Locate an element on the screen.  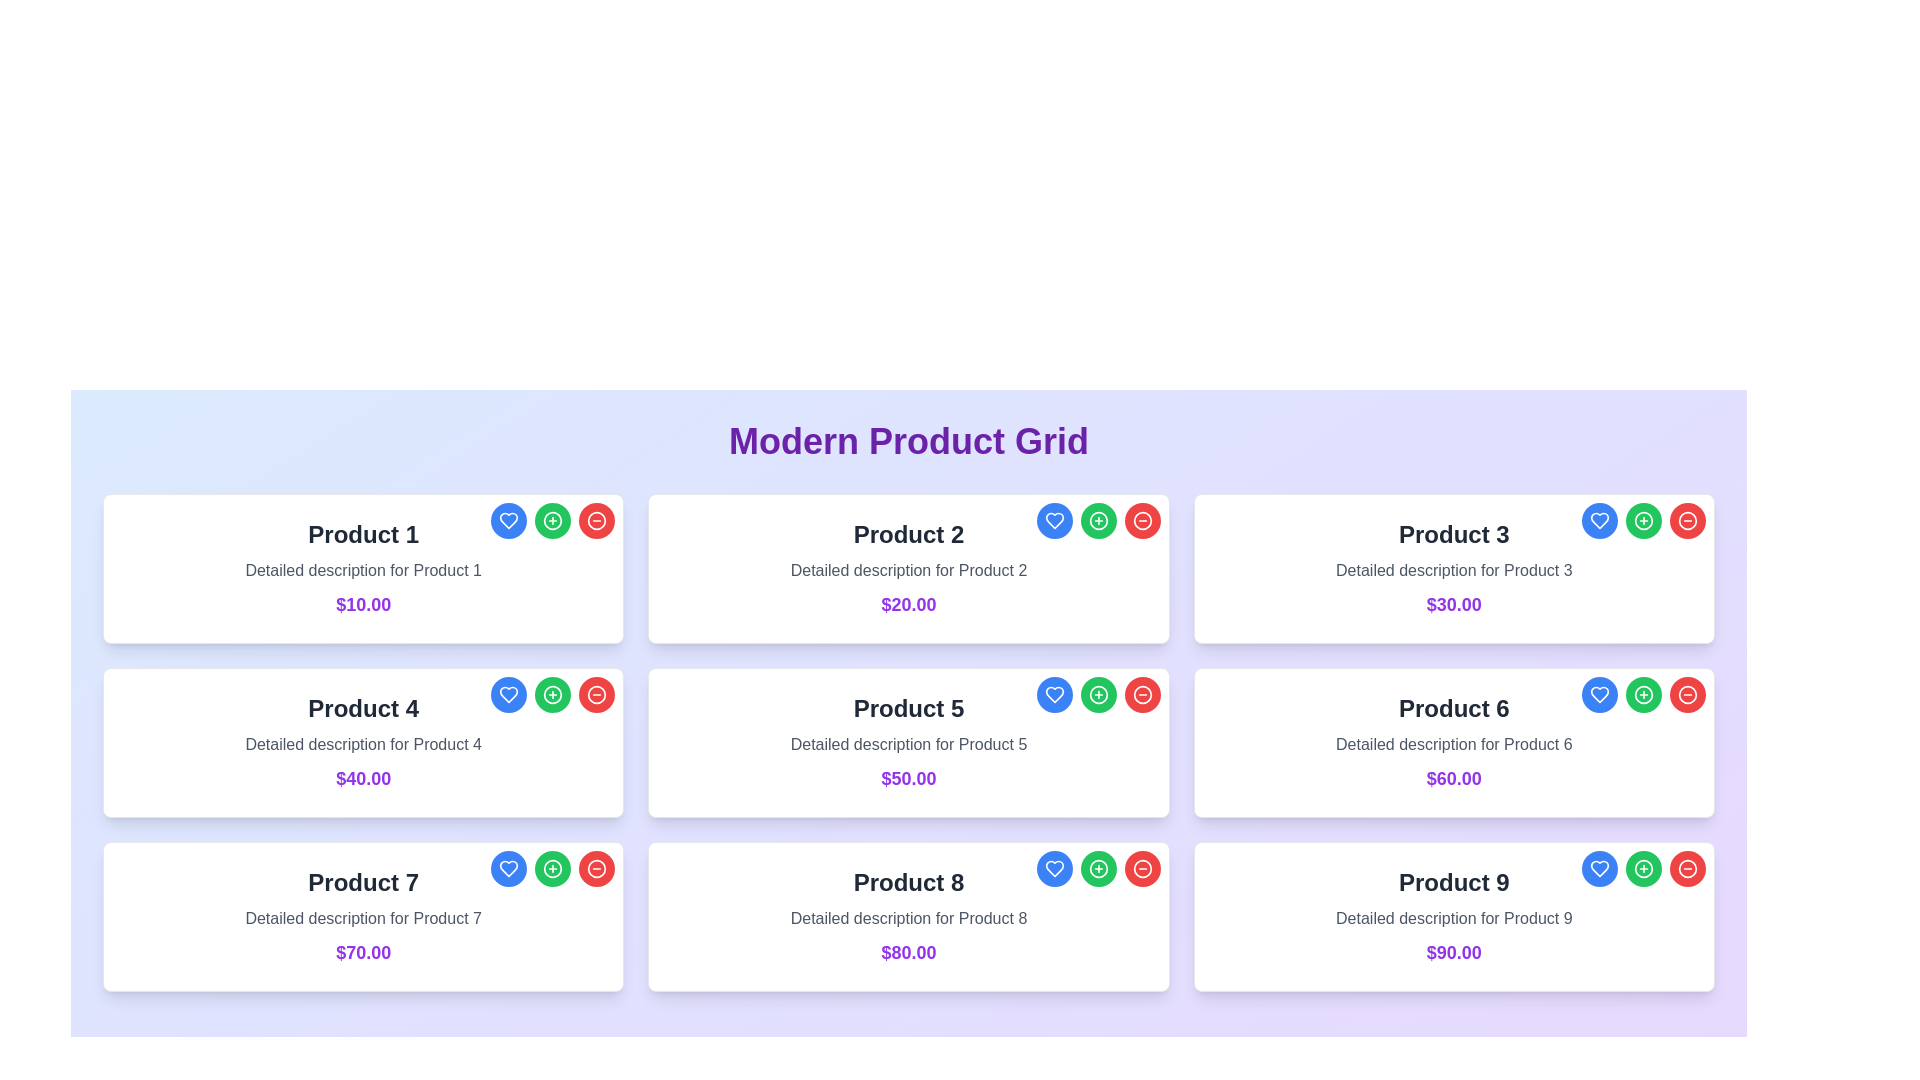
the text label displaying 'Product 4', which is styled with a large, bold font in dark gray, located in the upper left section of the middle row of the grid layout is located at coordinates (363, 708).